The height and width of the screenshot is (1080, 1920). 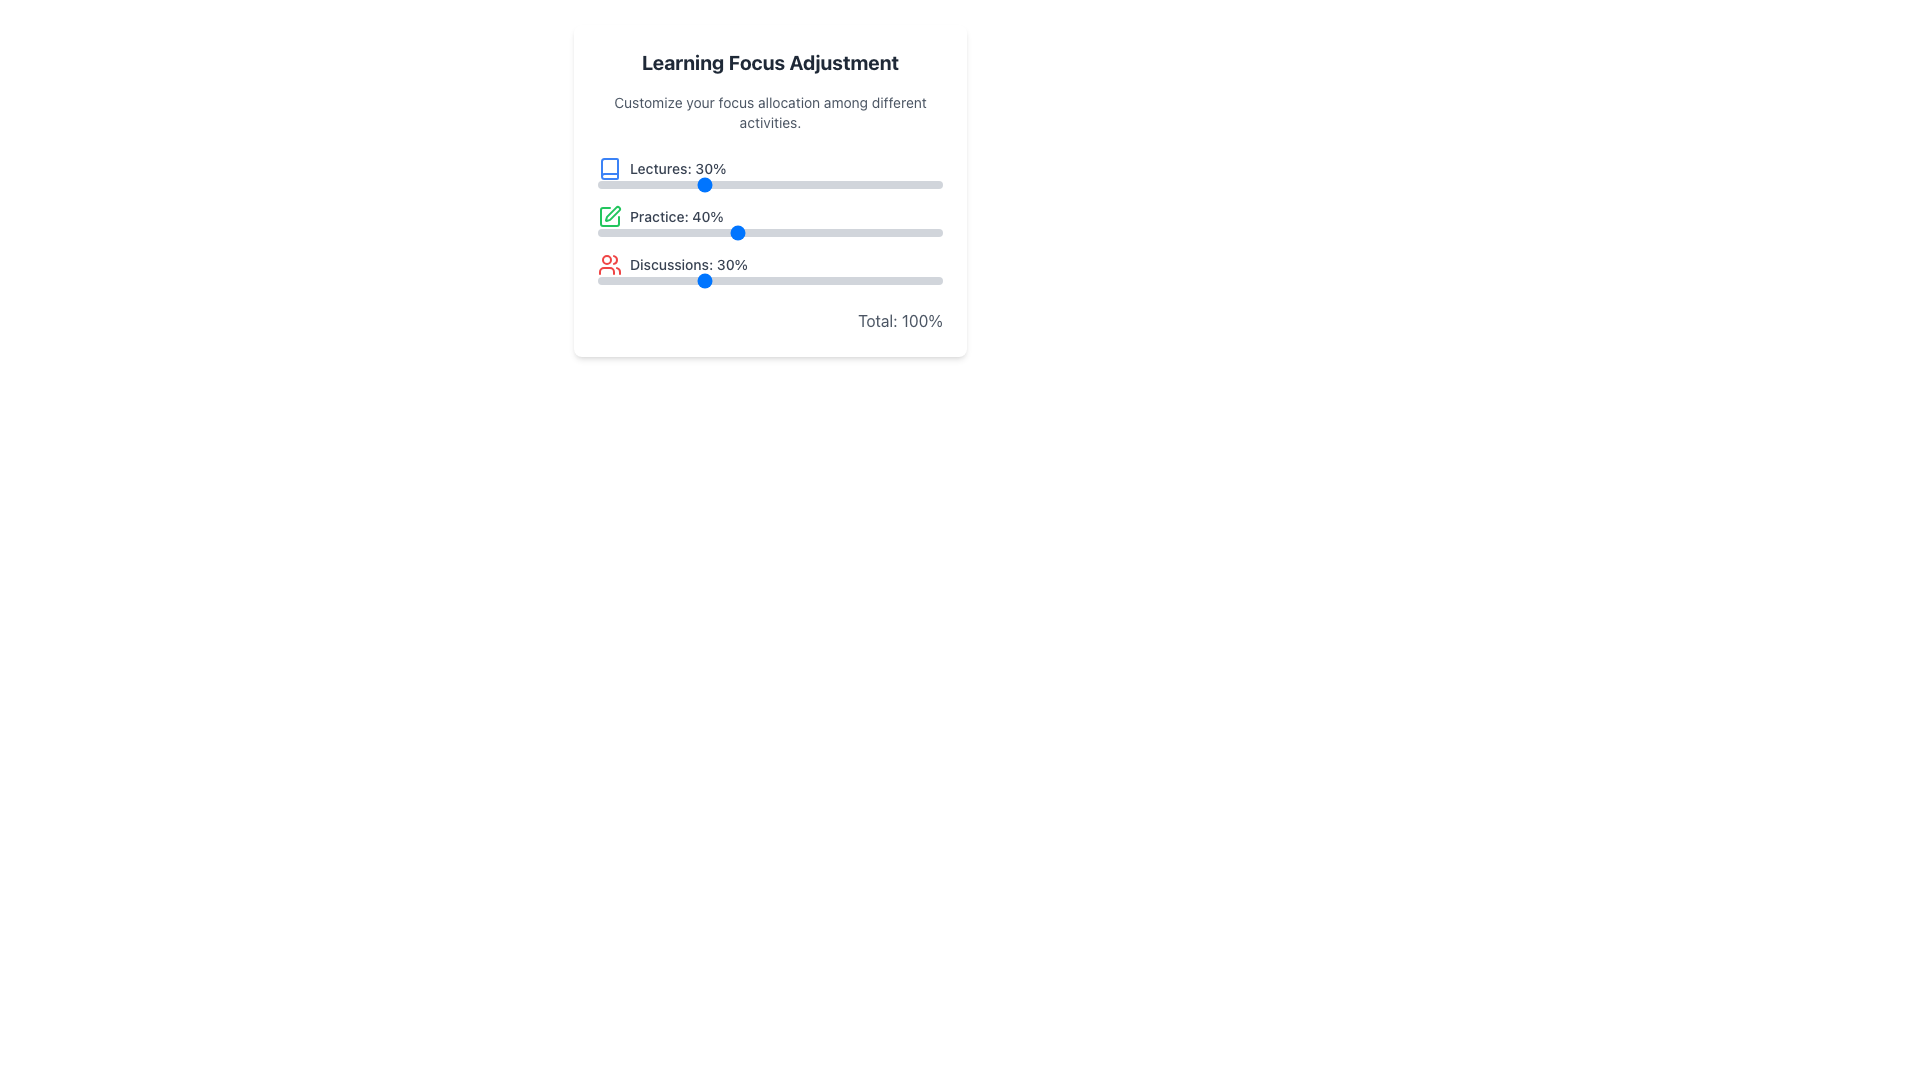 What do you see at coordinates (769, 172) in the screenshot?
I see `the Composite UI element displaying 'Lectures: 30%' with the progress bar and book icon` at bounding box center [769, 172].